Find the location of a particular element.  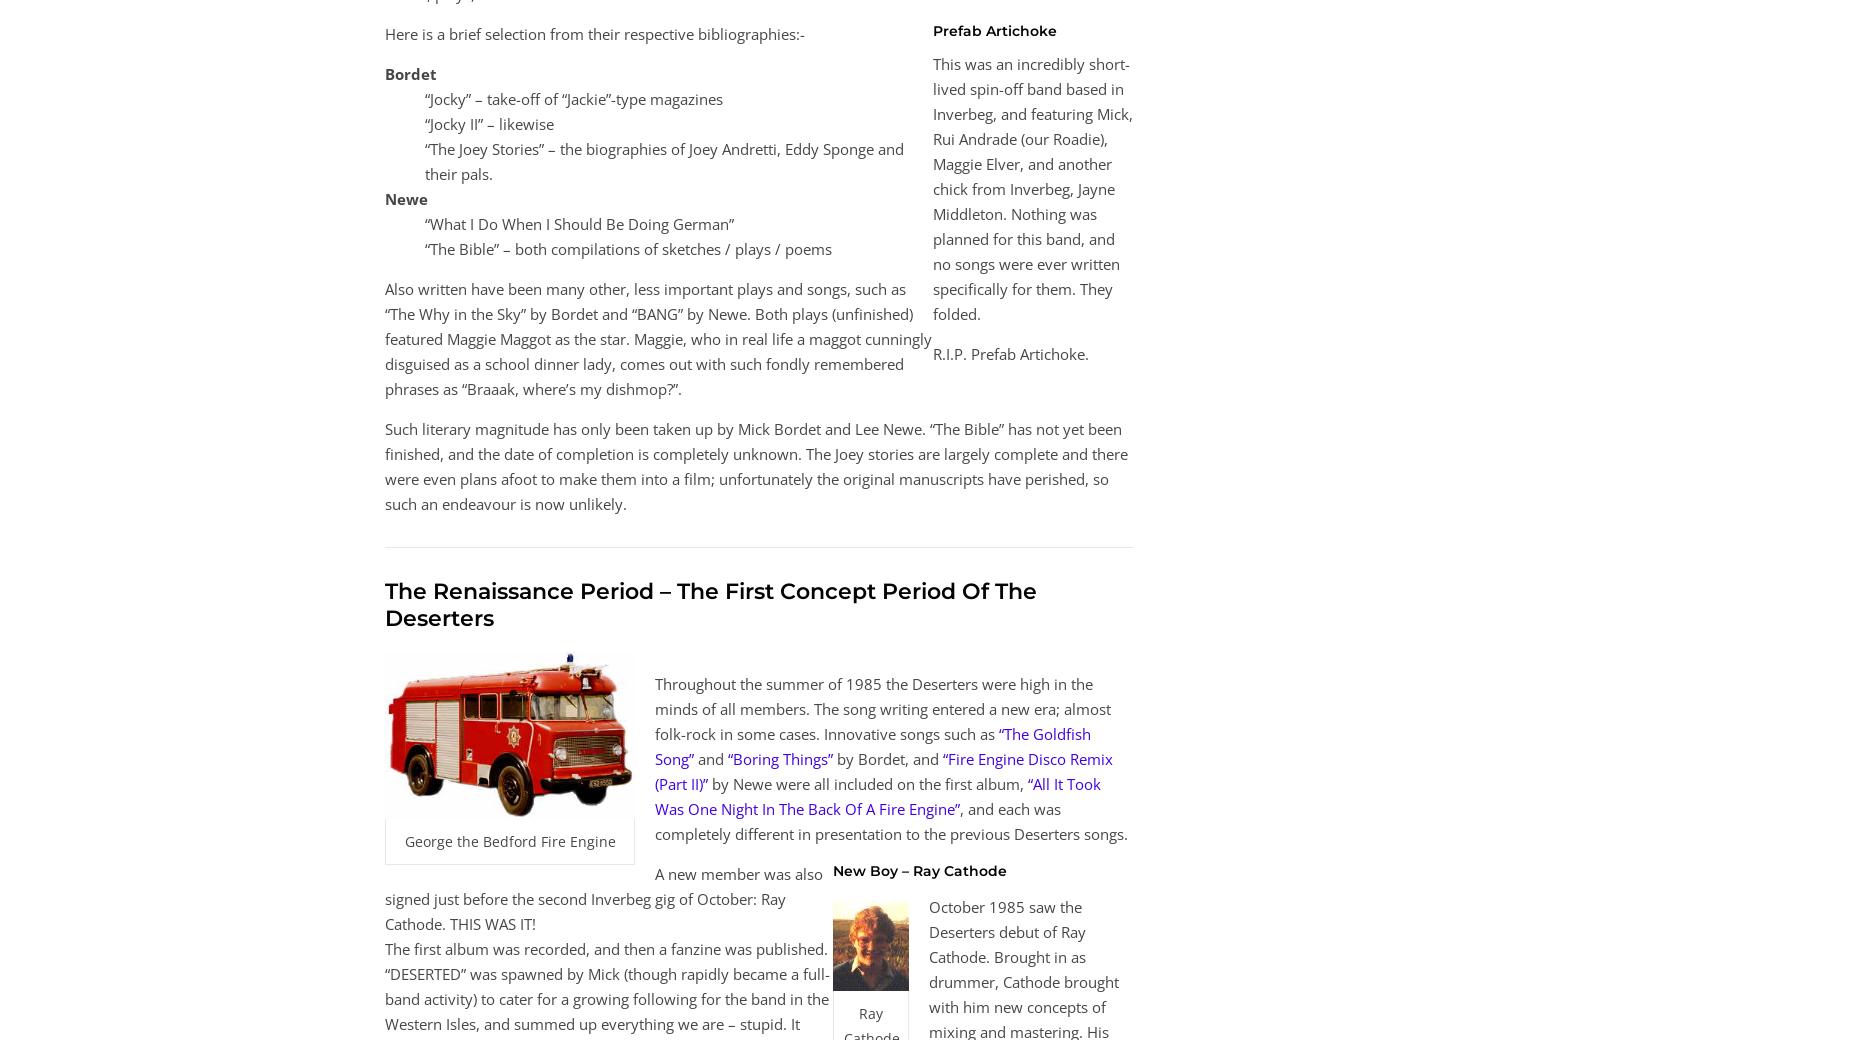

'Bordet' is located at coordinates (410, 72).